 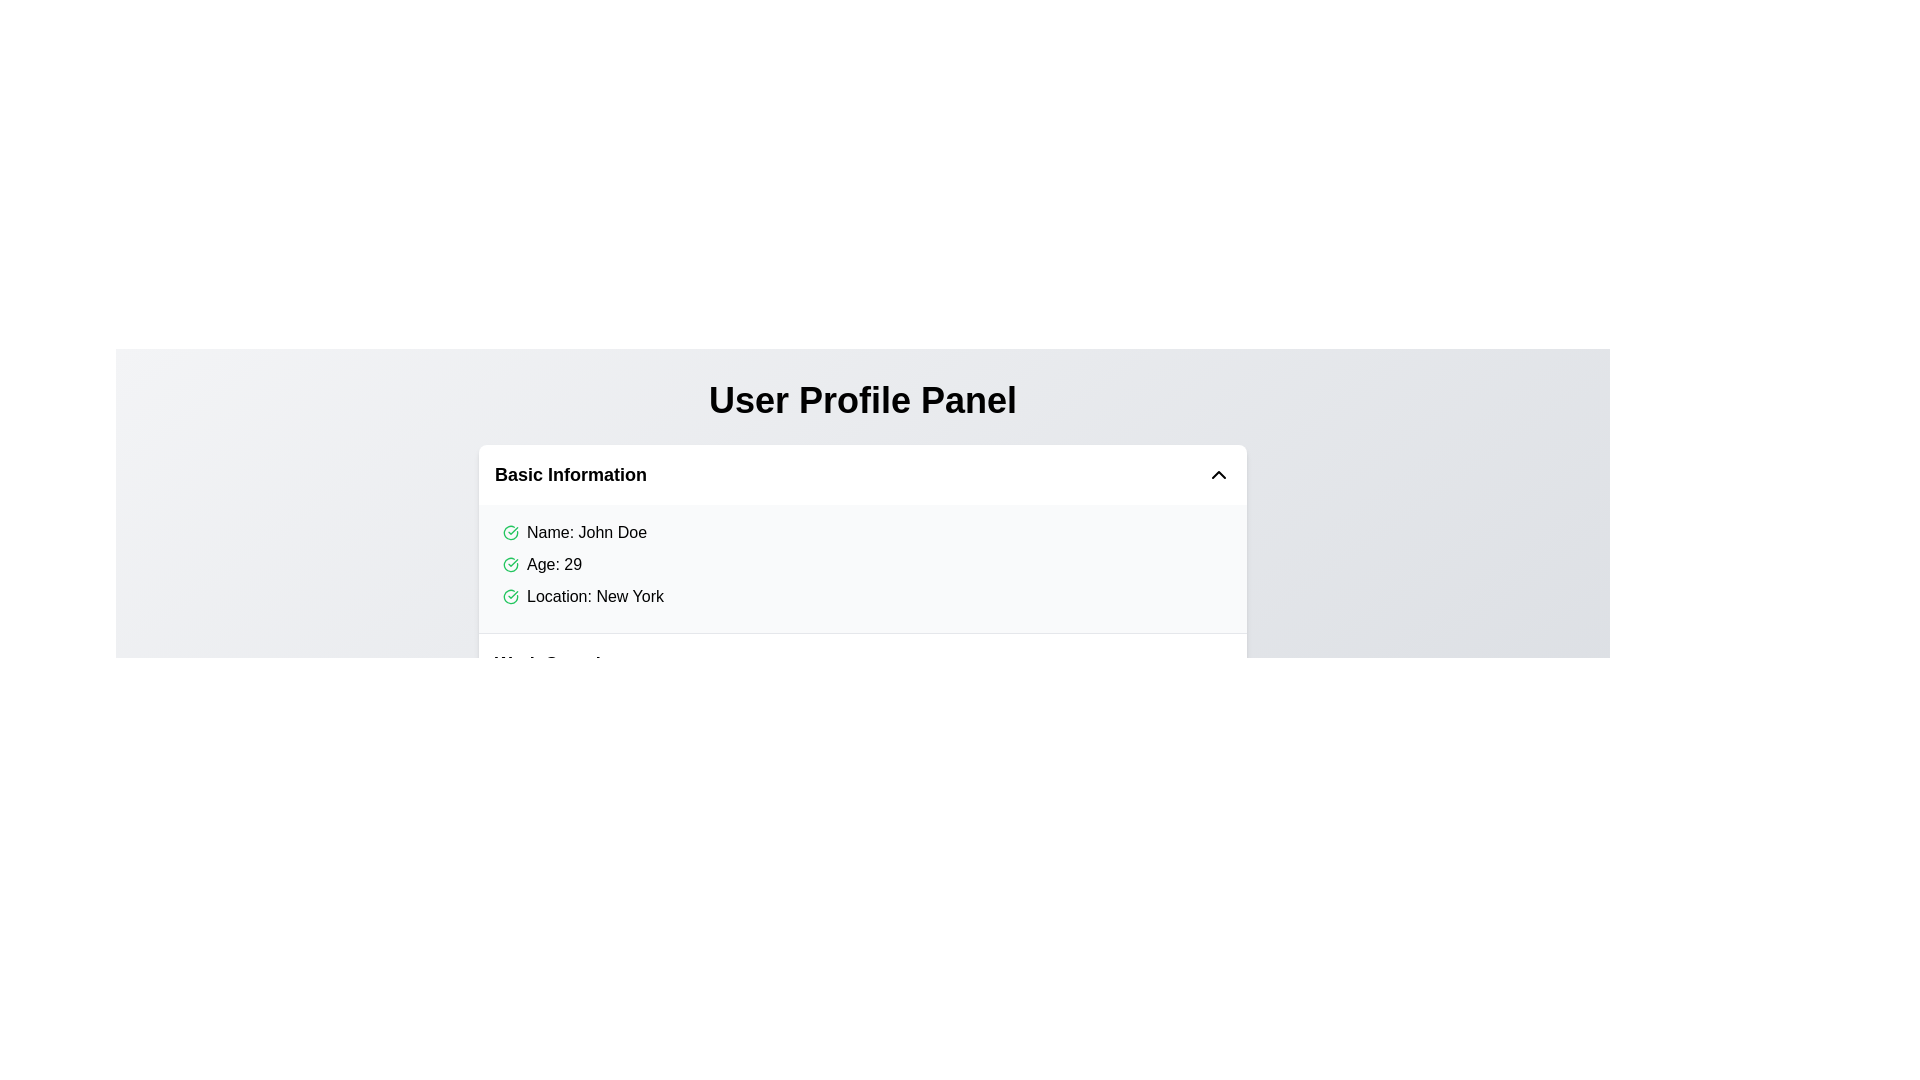 What do you see at coordinates (510, 531) in the screenshot?
I see `the green checkmark icon located to the left of the text 'Name: John Doe' in the 'Basic Information' section of the profile page` at bounding box center [510, 531].